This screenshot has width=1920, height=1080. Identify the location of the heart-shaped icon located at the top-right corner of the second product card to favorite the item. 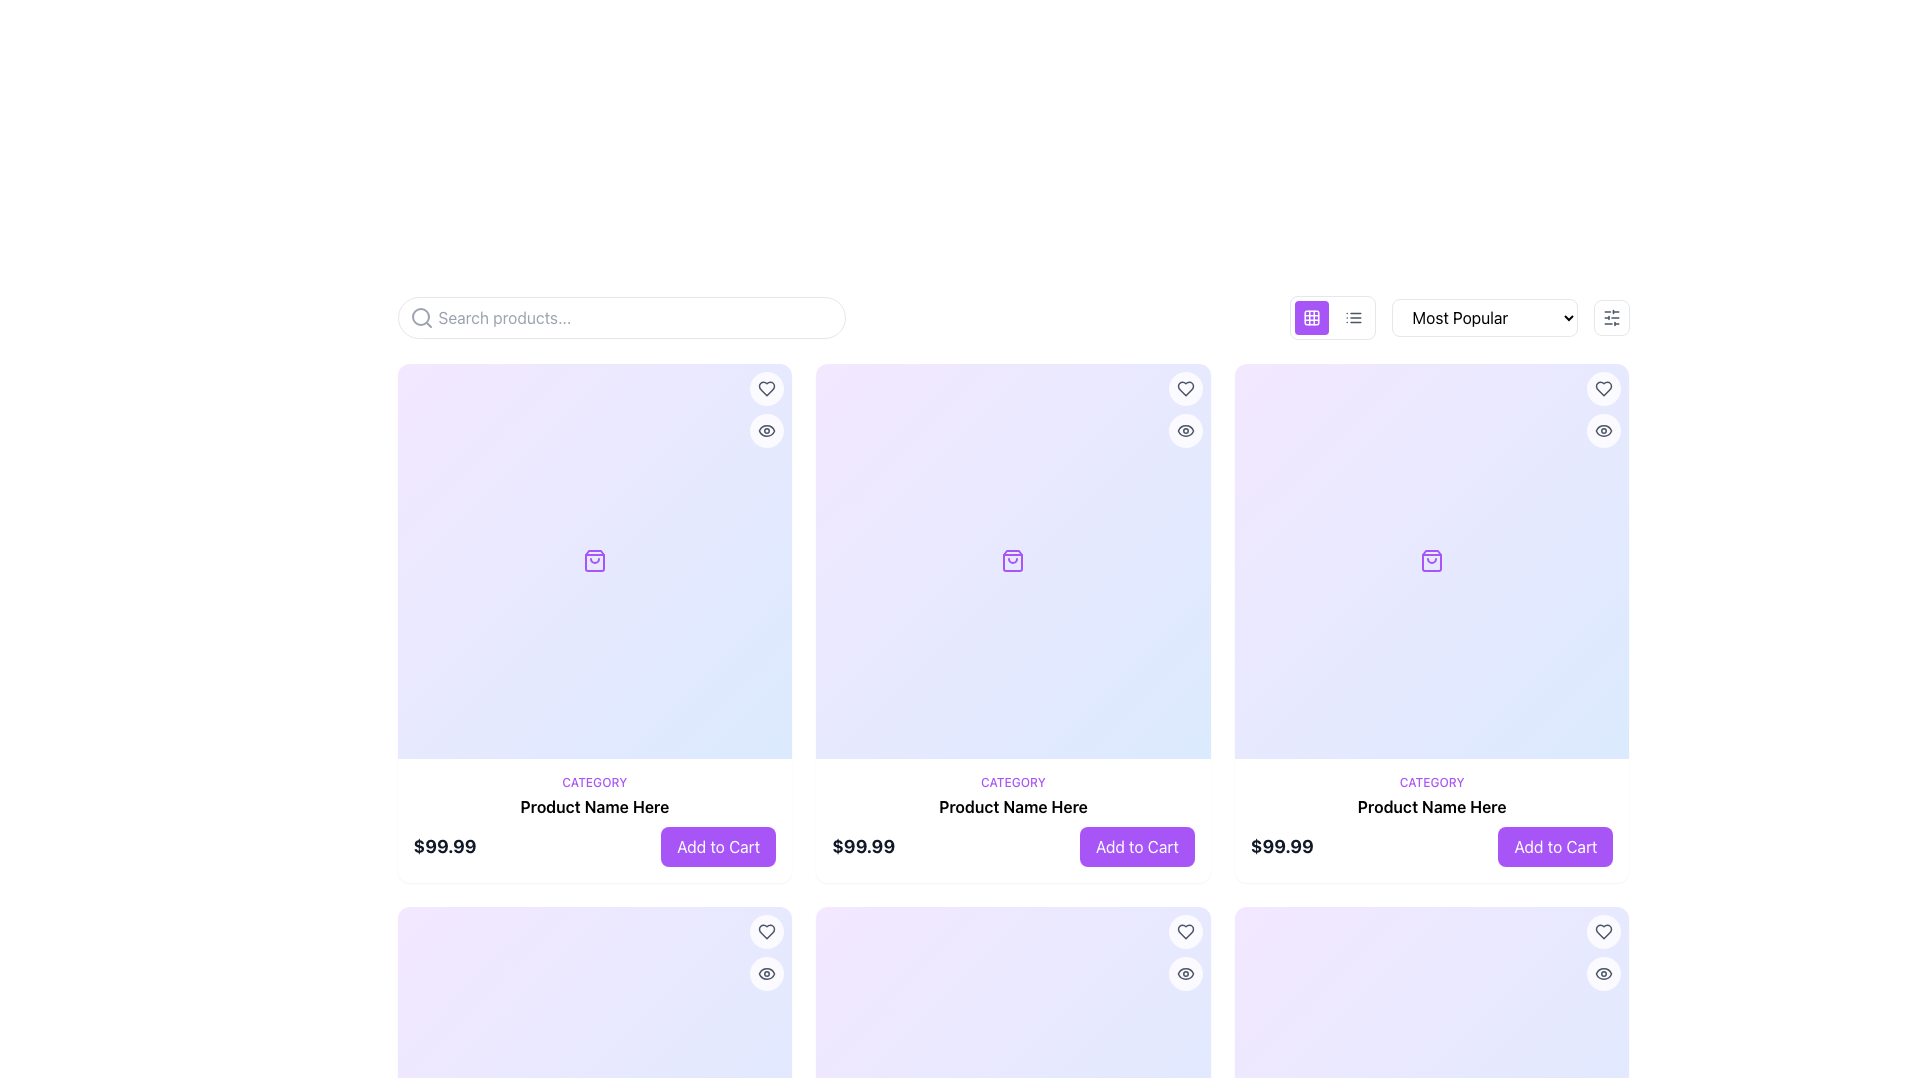
(1185, 389).